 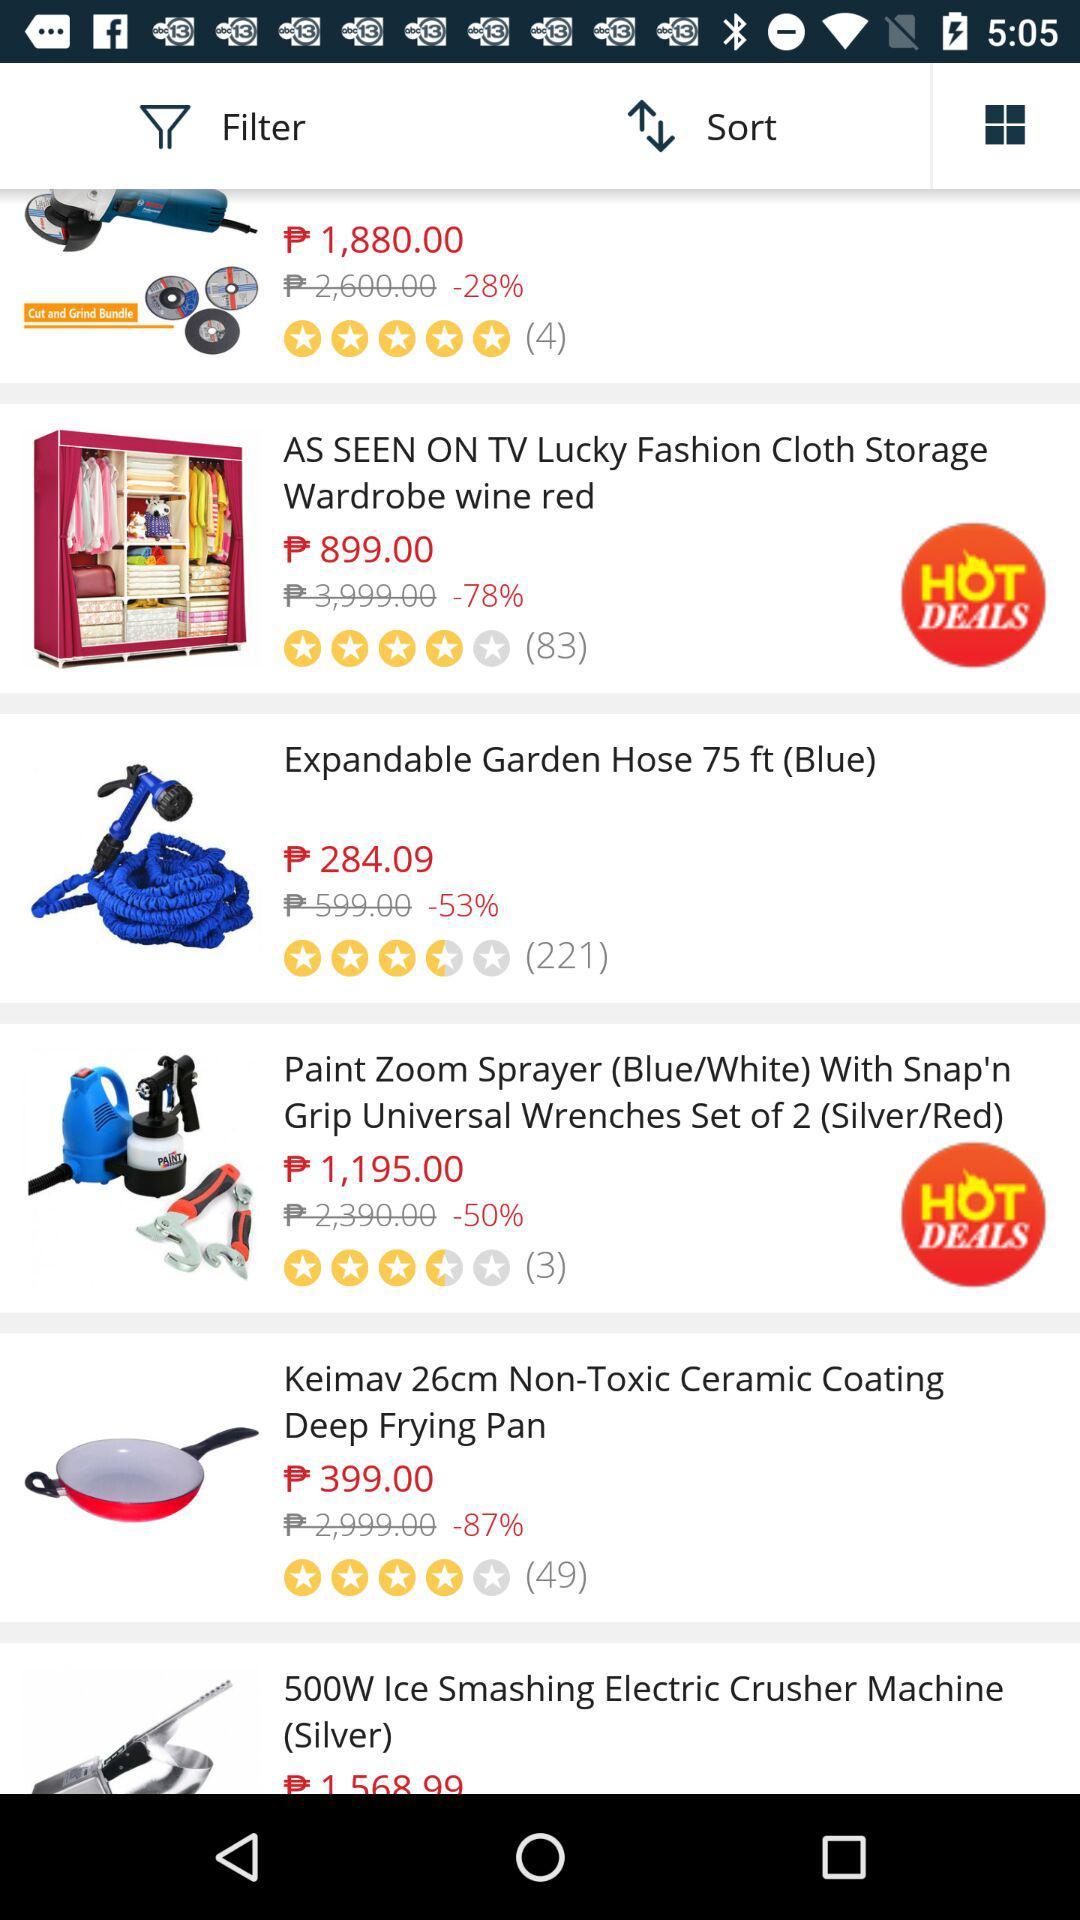 What do you see at coordinates (1006, 124) in the screenshot?
I see `arrange list` at bounding box center [1006, 124].